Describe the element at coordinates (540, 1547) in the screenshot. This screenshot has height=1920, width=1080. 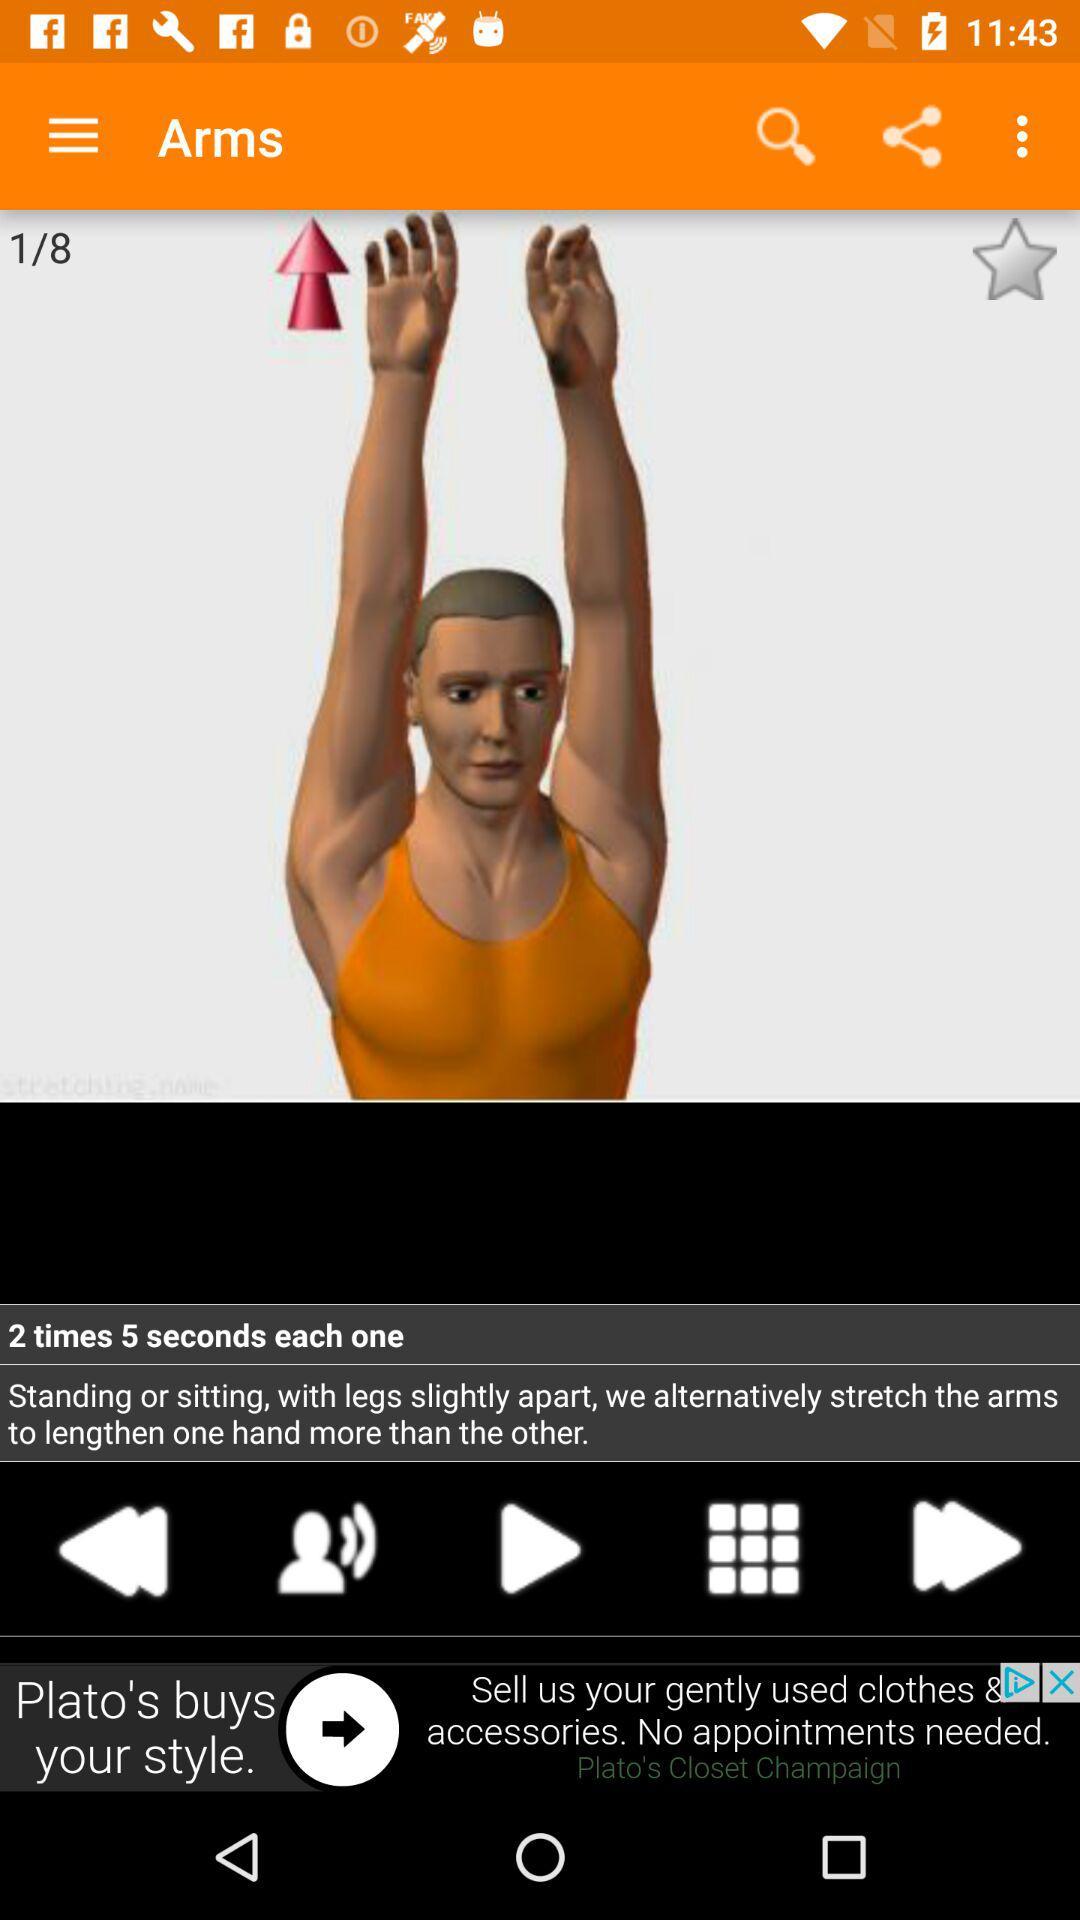
I see `button` at that location.